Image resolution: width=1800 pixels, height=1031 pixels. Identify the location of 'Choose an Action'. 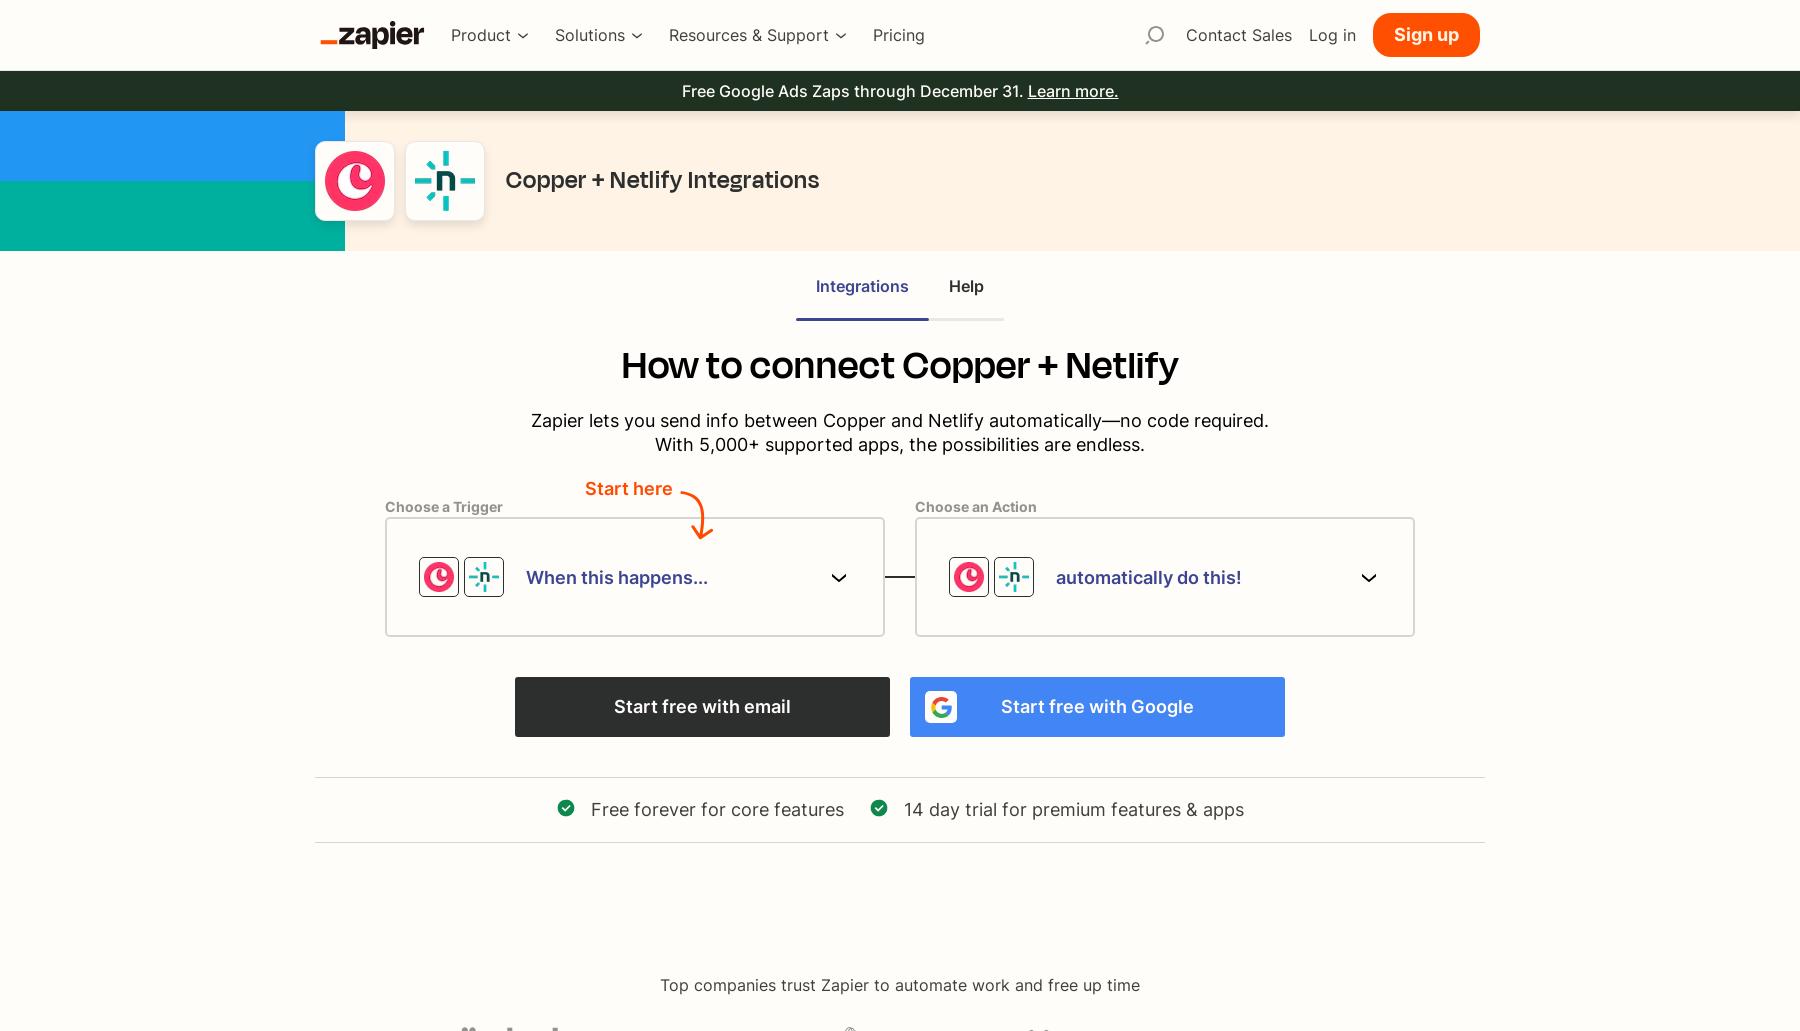
(974, 506).